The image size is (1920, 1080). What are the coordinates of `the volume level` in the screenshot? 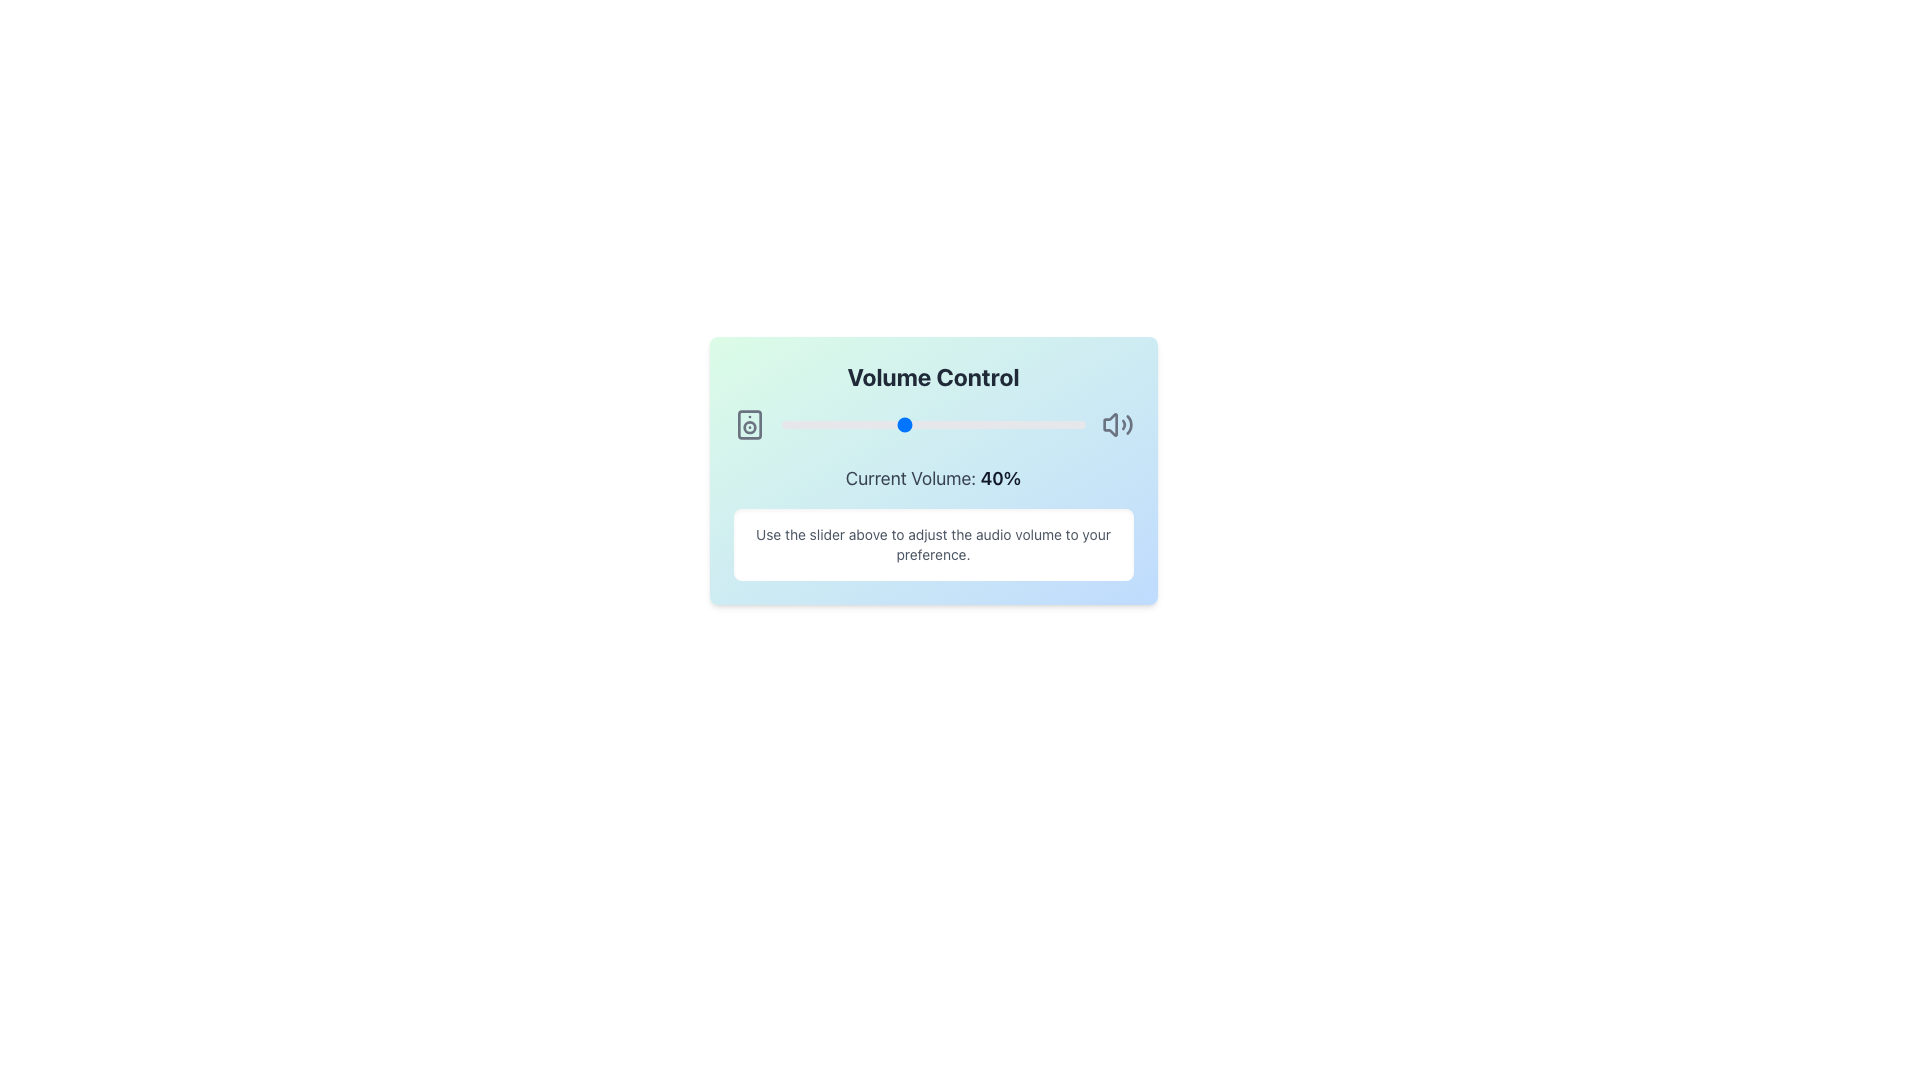 It's located at (1054, 423).